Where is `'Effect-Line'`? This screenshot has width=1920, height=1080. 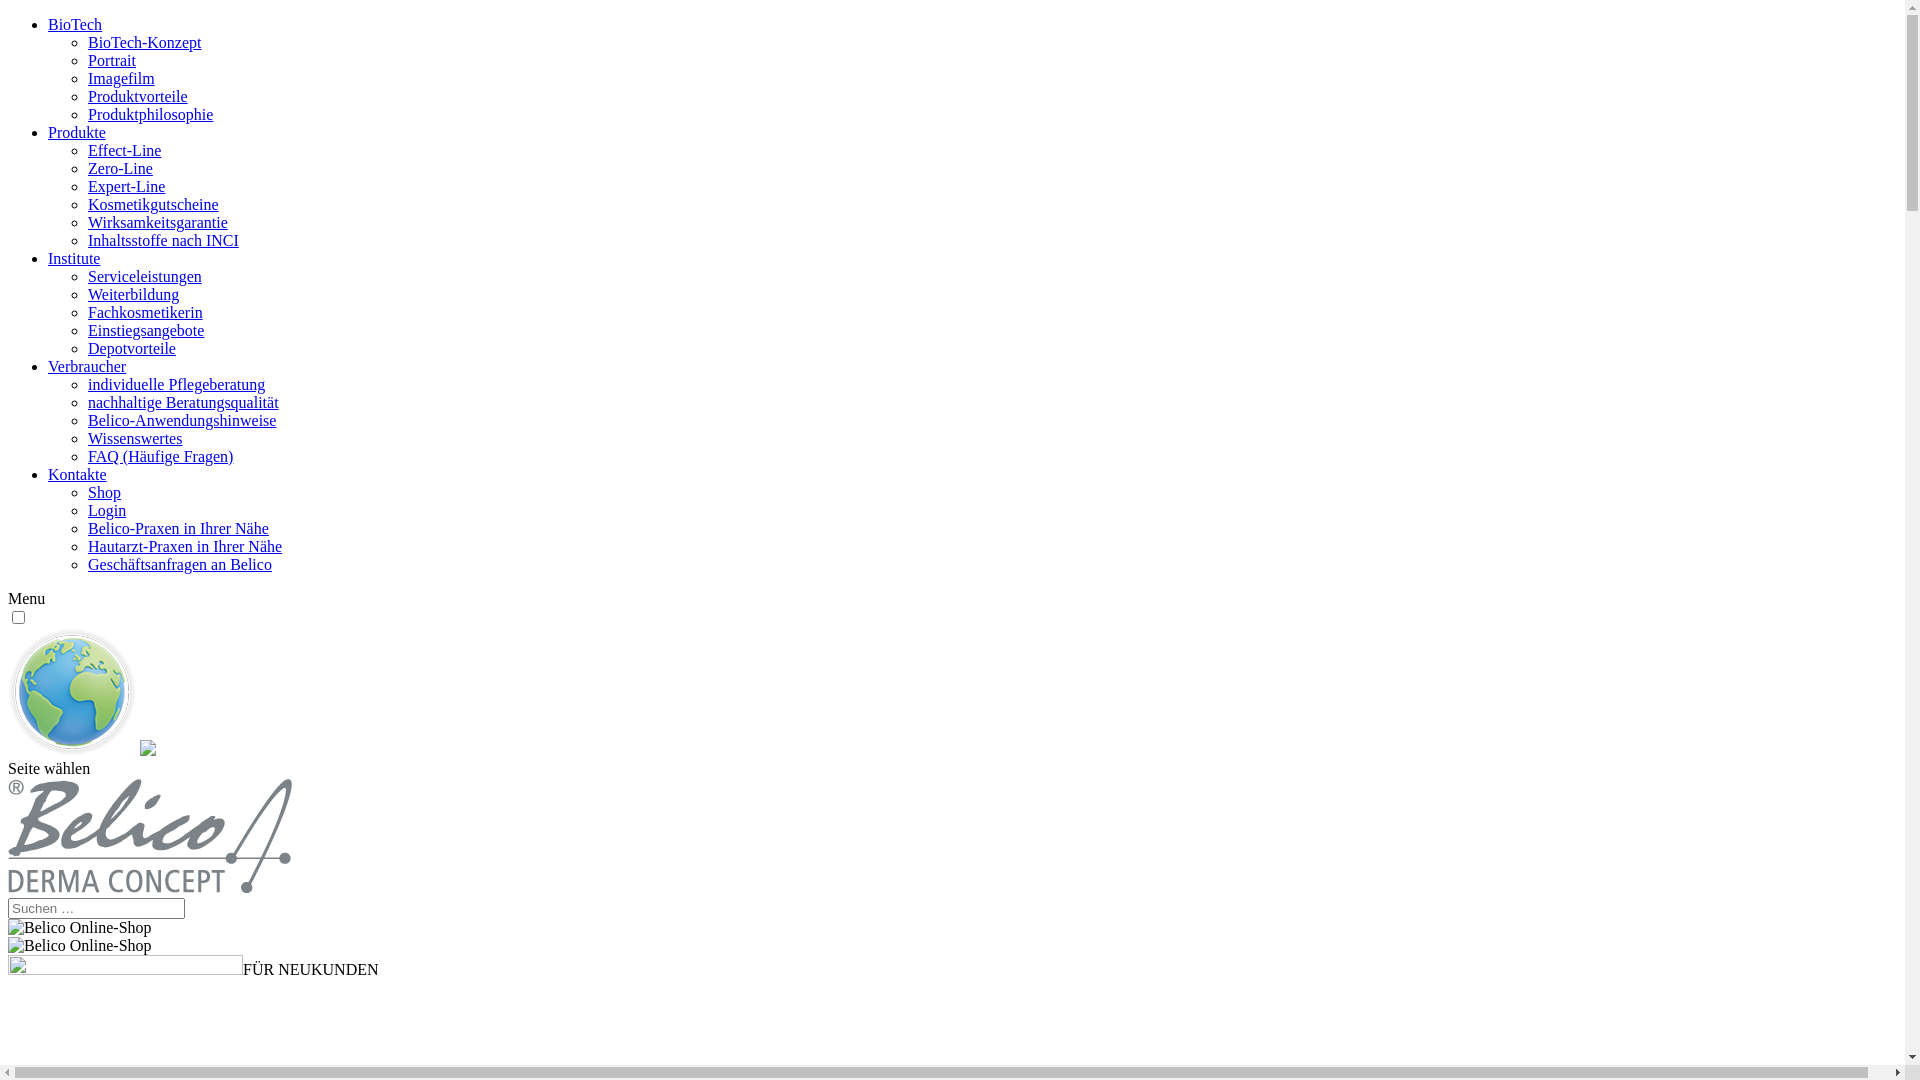 'Effect-Line' is located at coordinates (123, 149).